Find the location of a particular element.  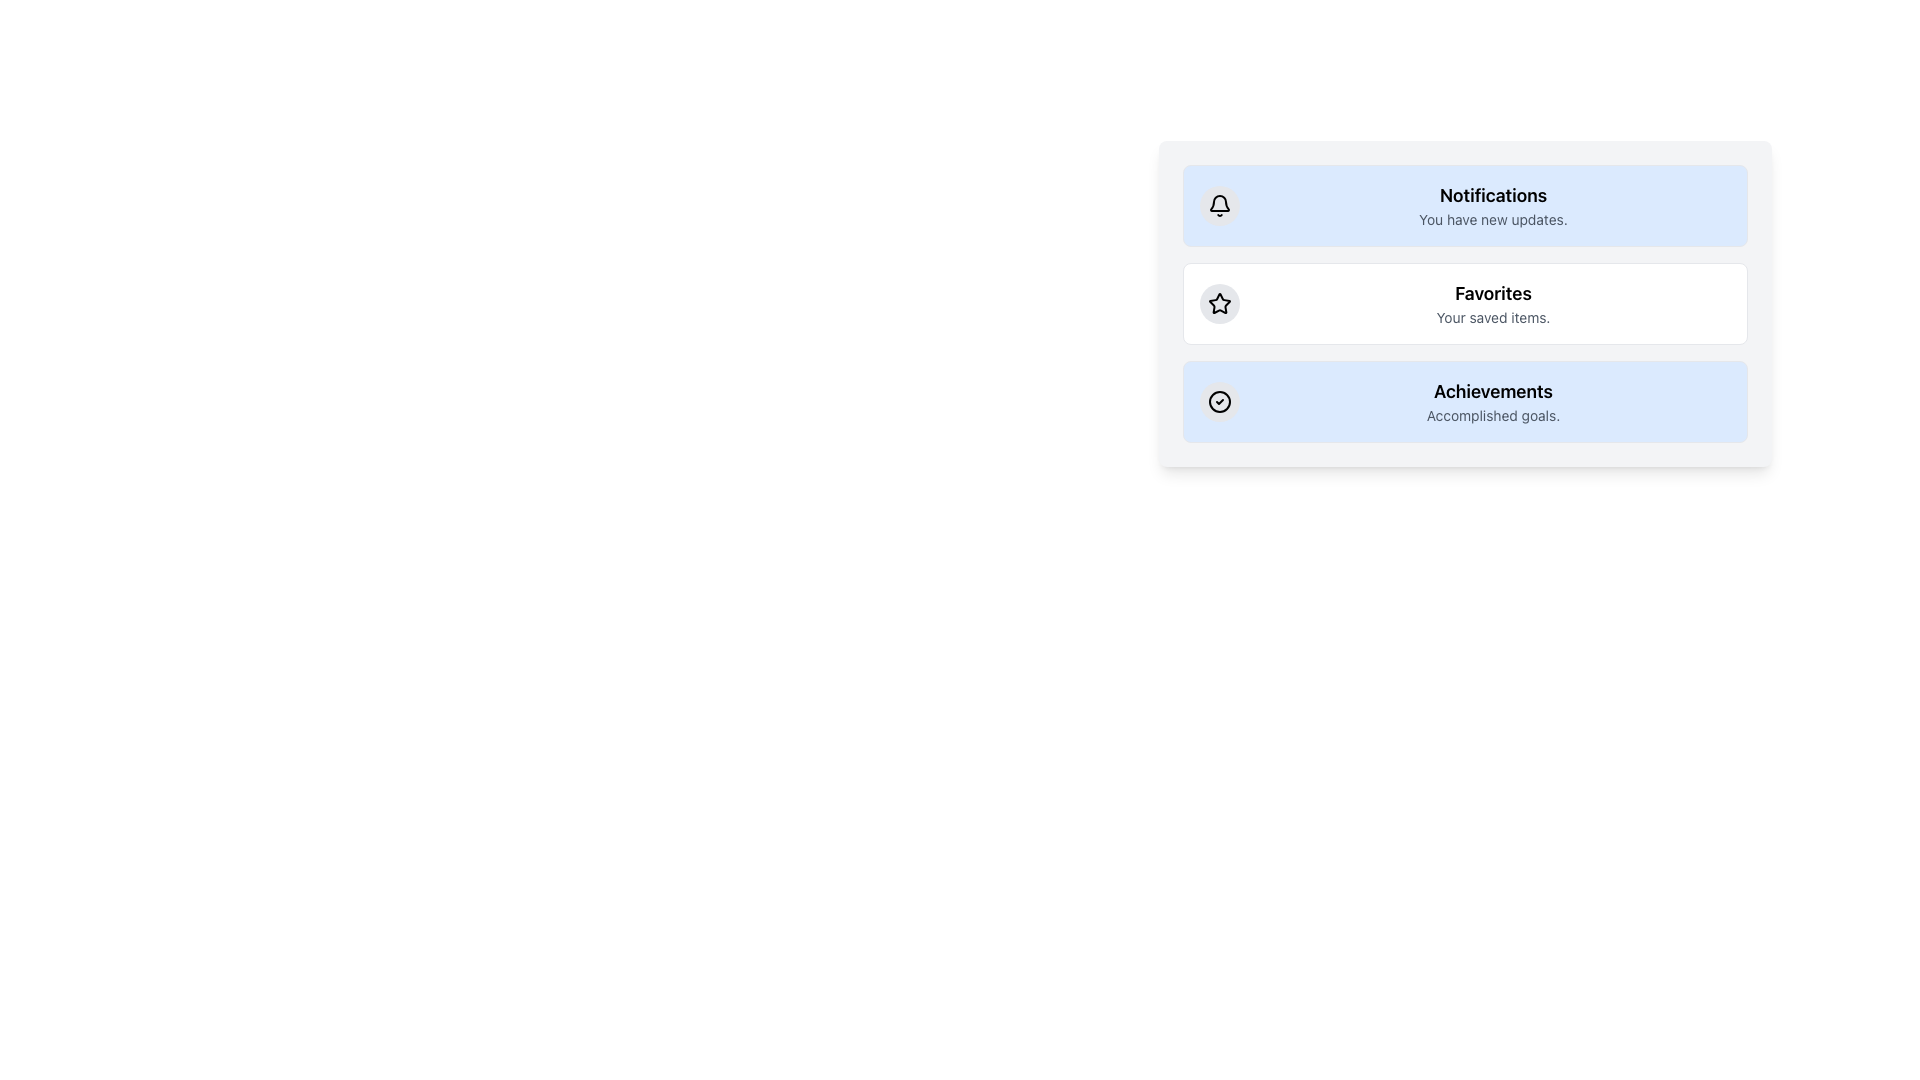

the 'Favorites' card, which is the second card in a vertical stack of three cards is located at coordinates (1465, 304).